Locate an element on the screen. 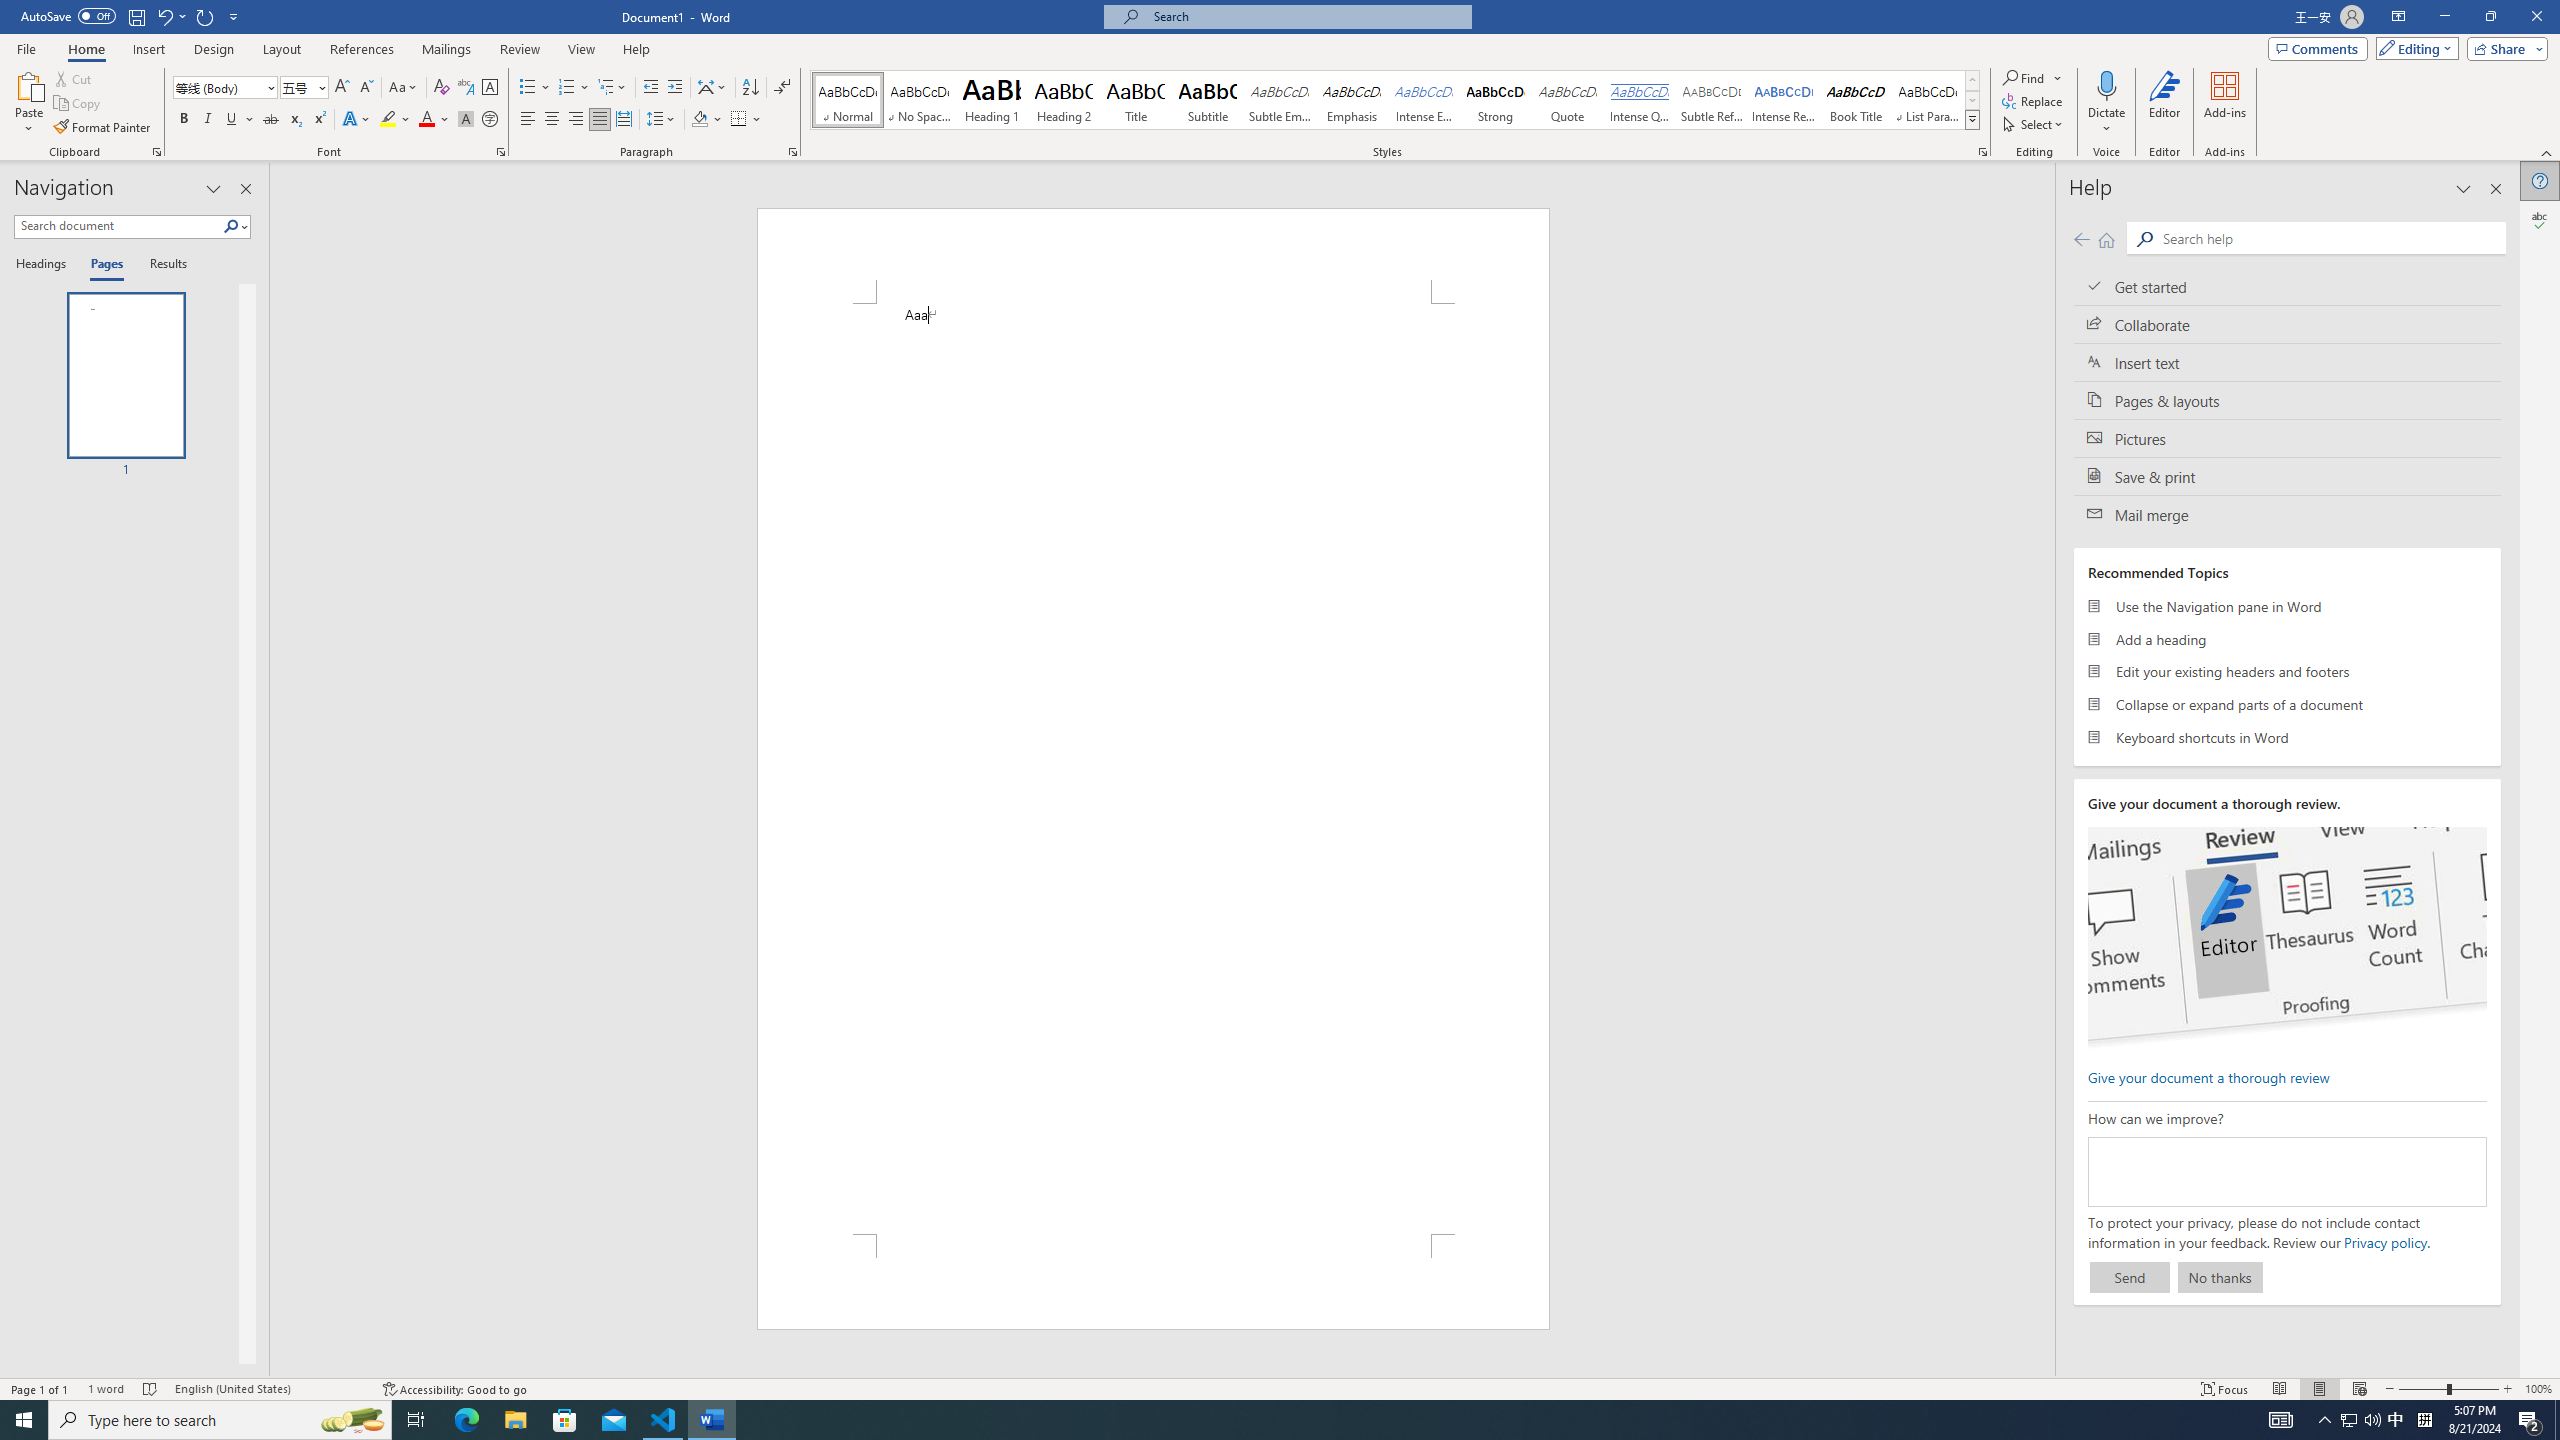 This screenshot has width=2560, height=1440. 'Subtle Emphasis' is located at coordinates (1280, 99).